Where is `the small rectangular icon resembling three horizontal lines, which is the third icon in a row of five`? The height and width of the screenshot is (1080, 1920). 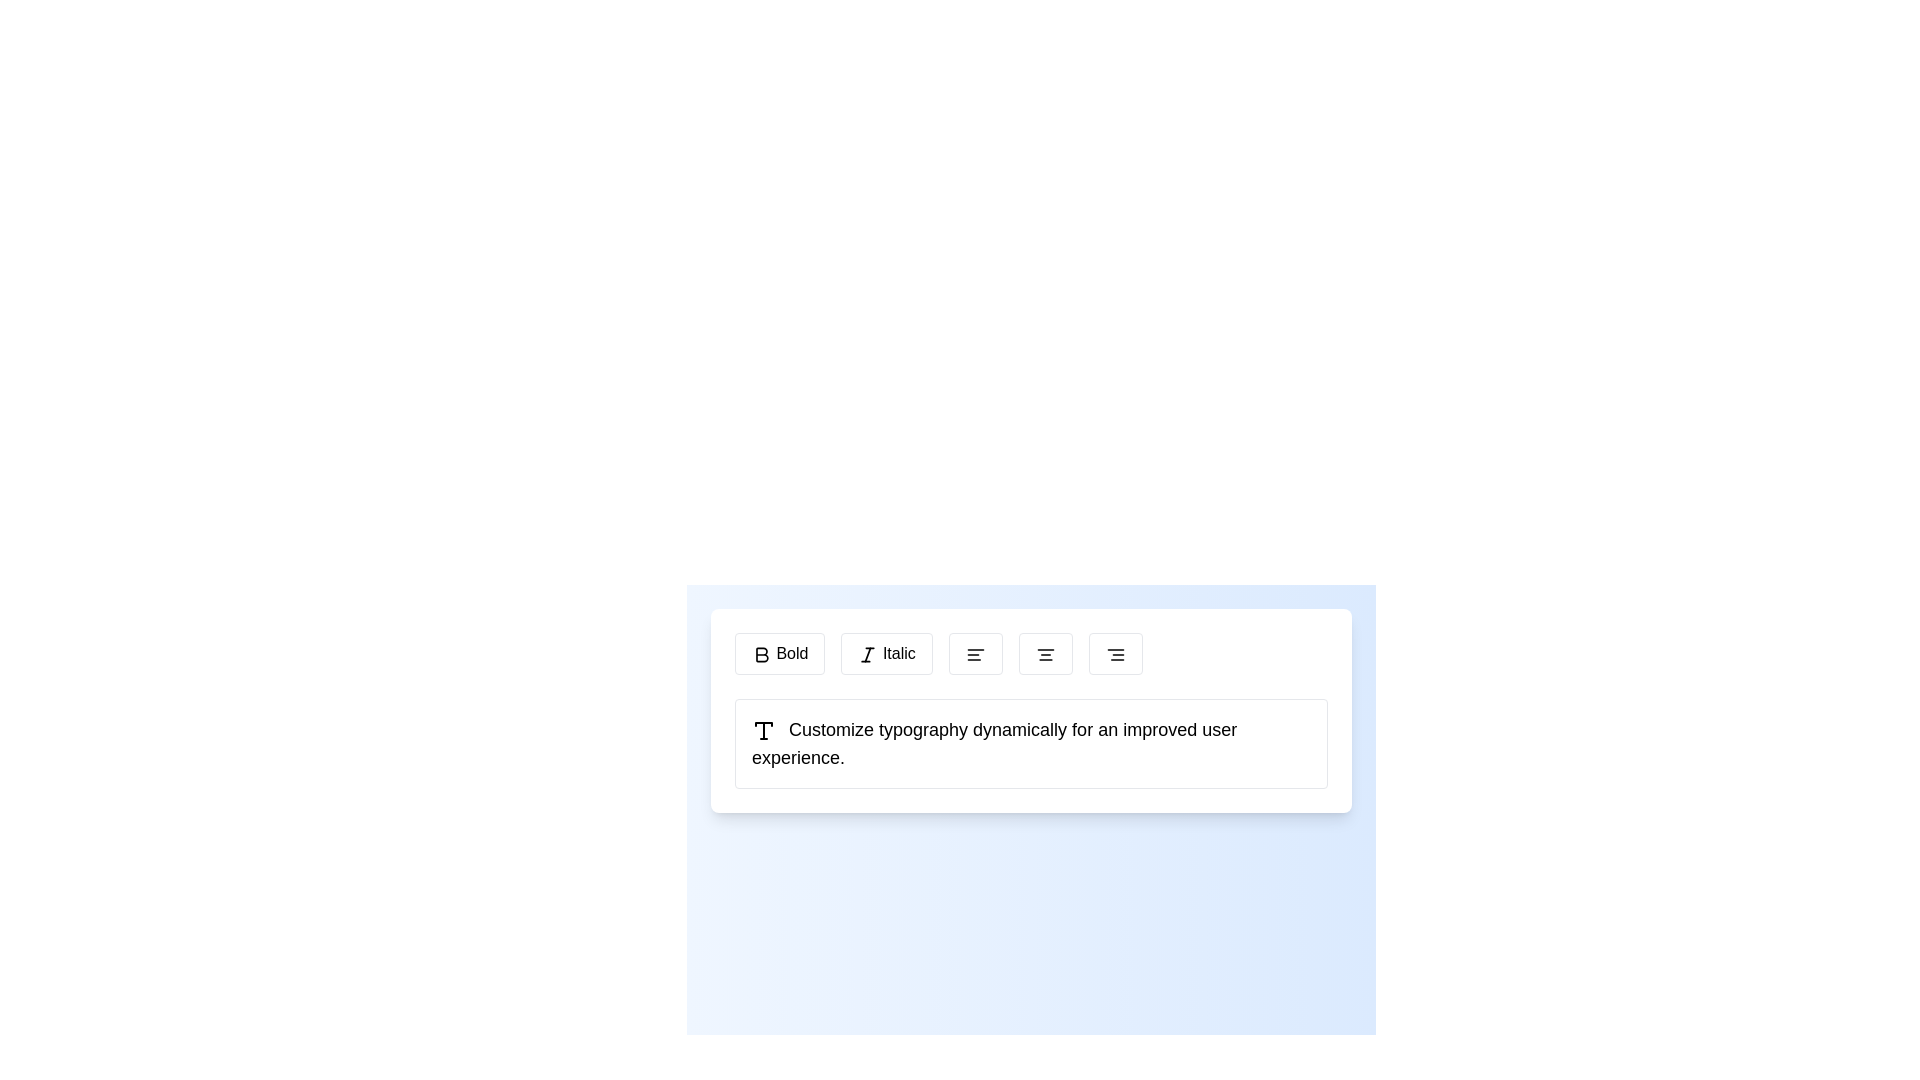 the small rectangular icon resembling three horizontal lines, which is the third icon in a row of five is located at coordinates (975, 654).